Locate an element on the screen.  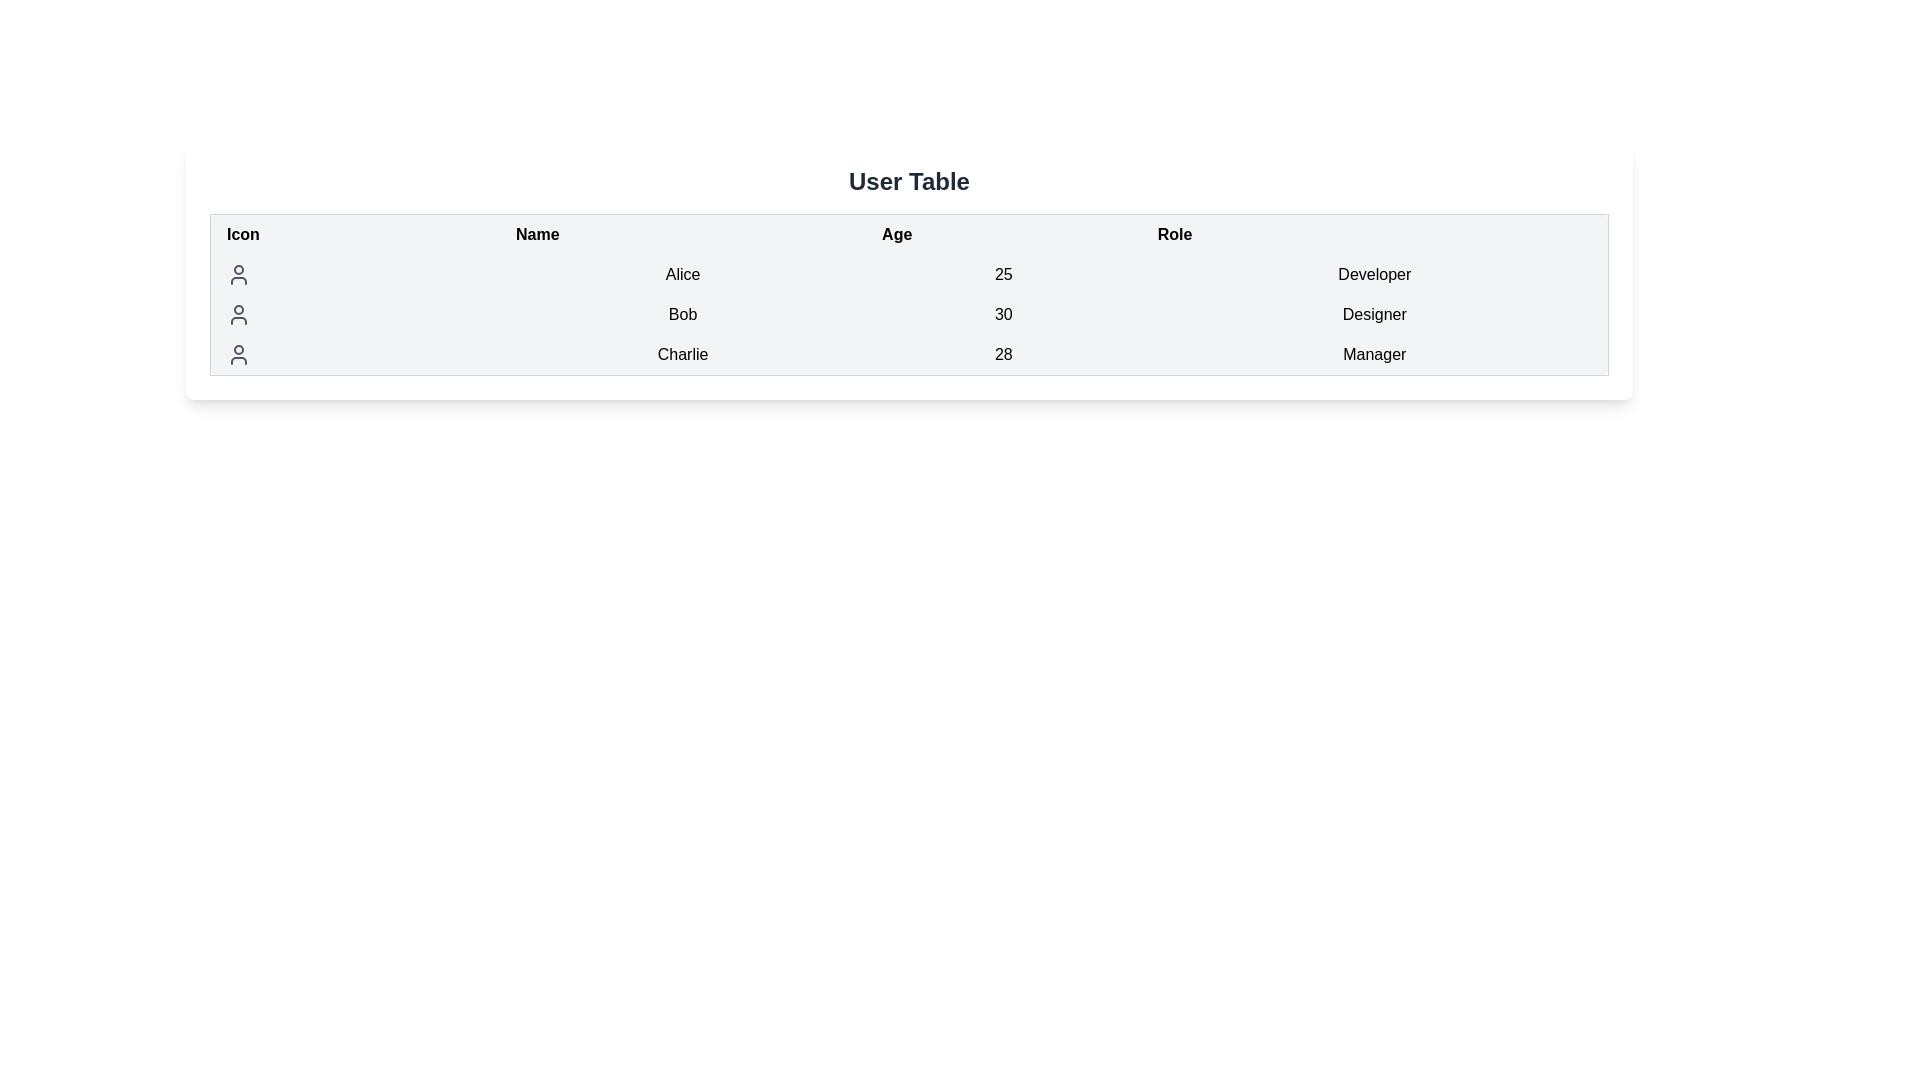
the text label displaying 'Manager' in the third row of the table under the 'Role' column, aligned with 'Charlie' and '28.' is located at coordinates (1374, 354).